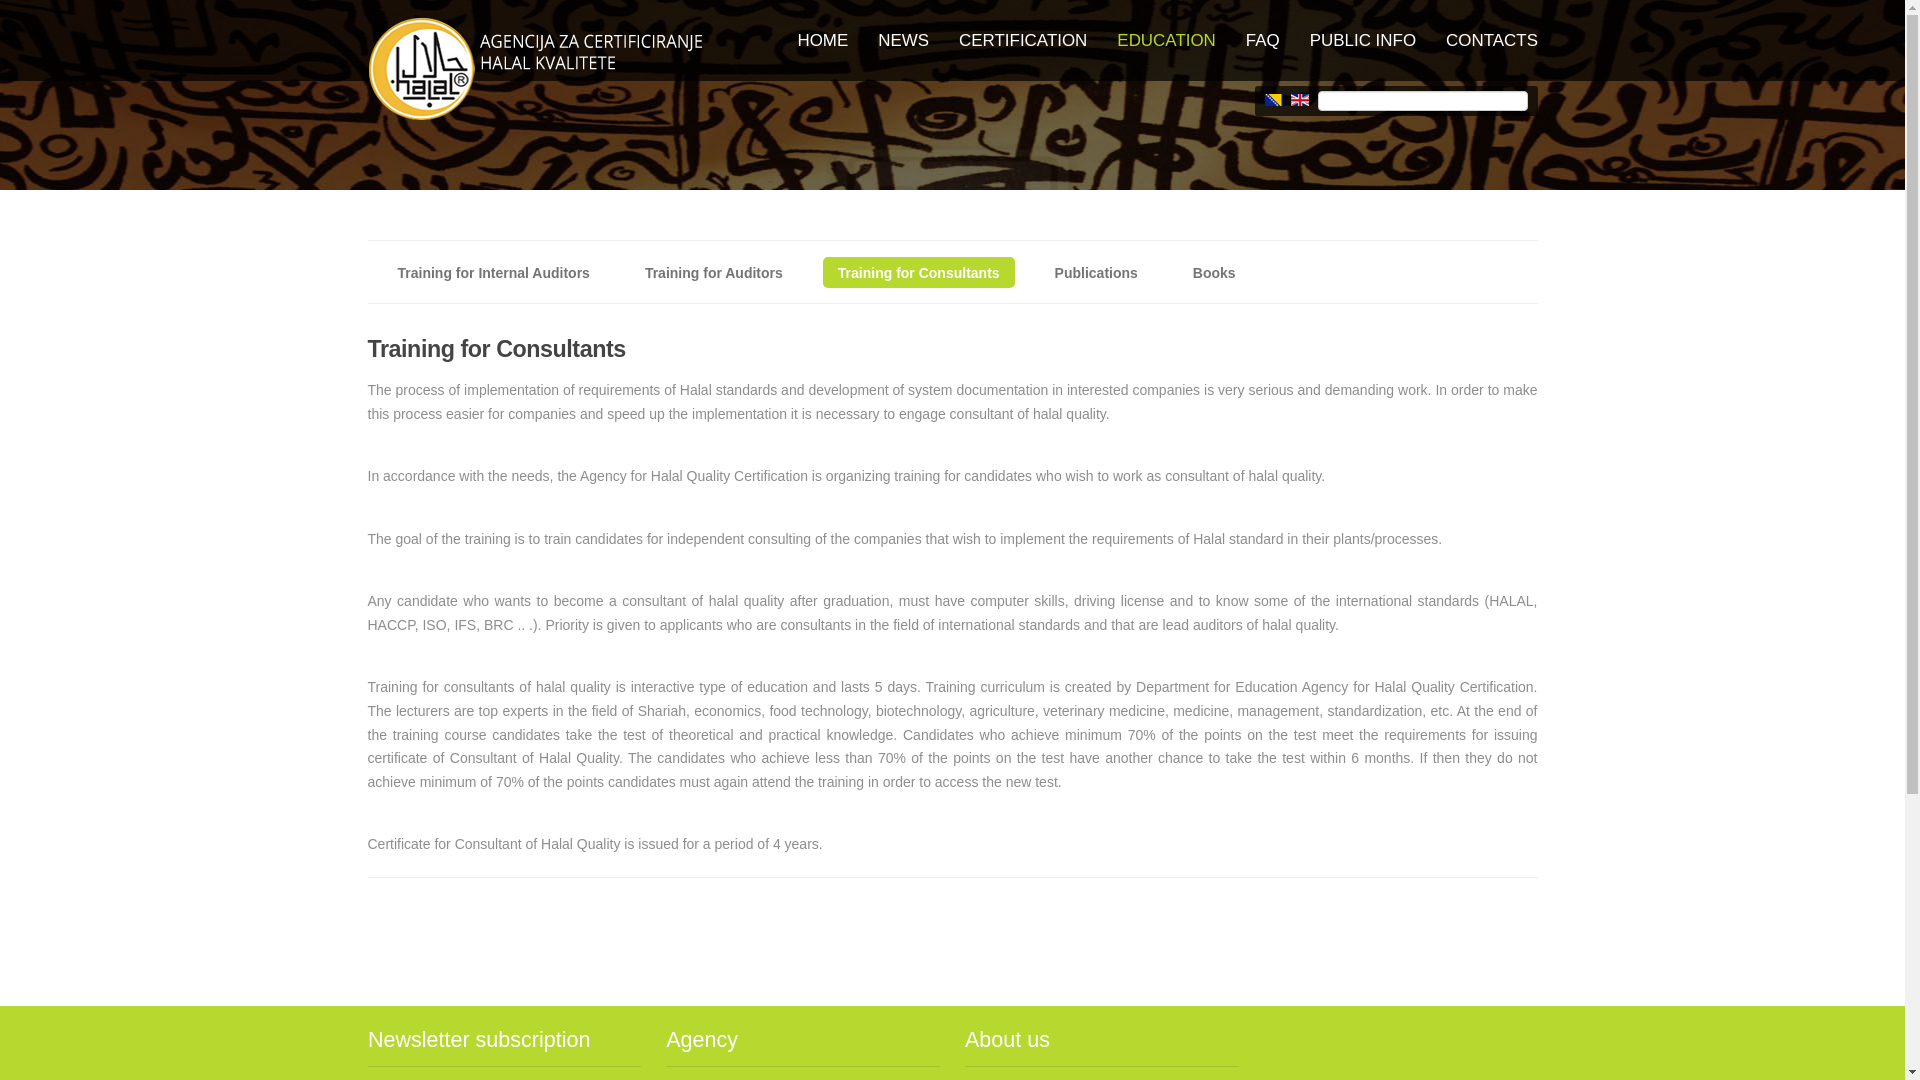 The width and height of the screenshot is (1920, 1080). What do you see at coordinates (1295, 46) in the screenshot?
I see `'PUBLIC INFO'` at bounding box center [1295, 46].